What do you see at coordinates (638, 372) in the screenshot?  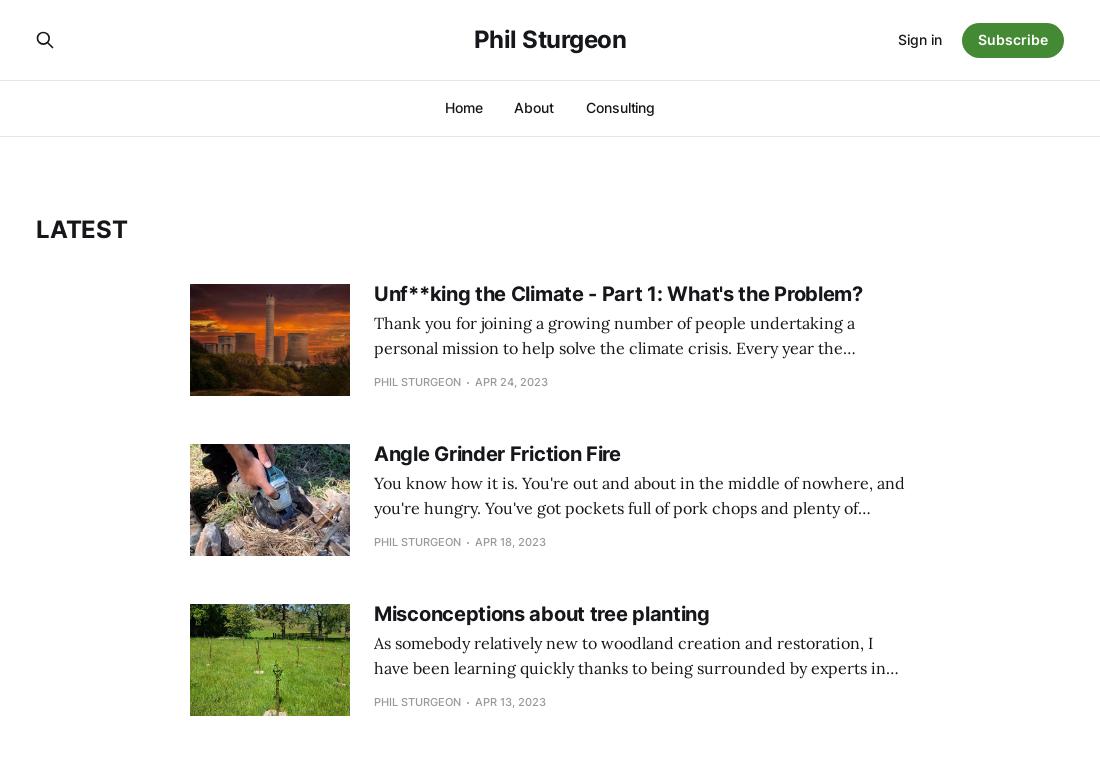 I see `'Thank you for joining a growing number of people undertaking a personal mission to help solve the climate crisis. Every year the intensity of the climate crisis is more concerning, and more people want to do even more than ever before, but figuring out where to start, navigating between greenwashing'` at bounding box center [638, 372].